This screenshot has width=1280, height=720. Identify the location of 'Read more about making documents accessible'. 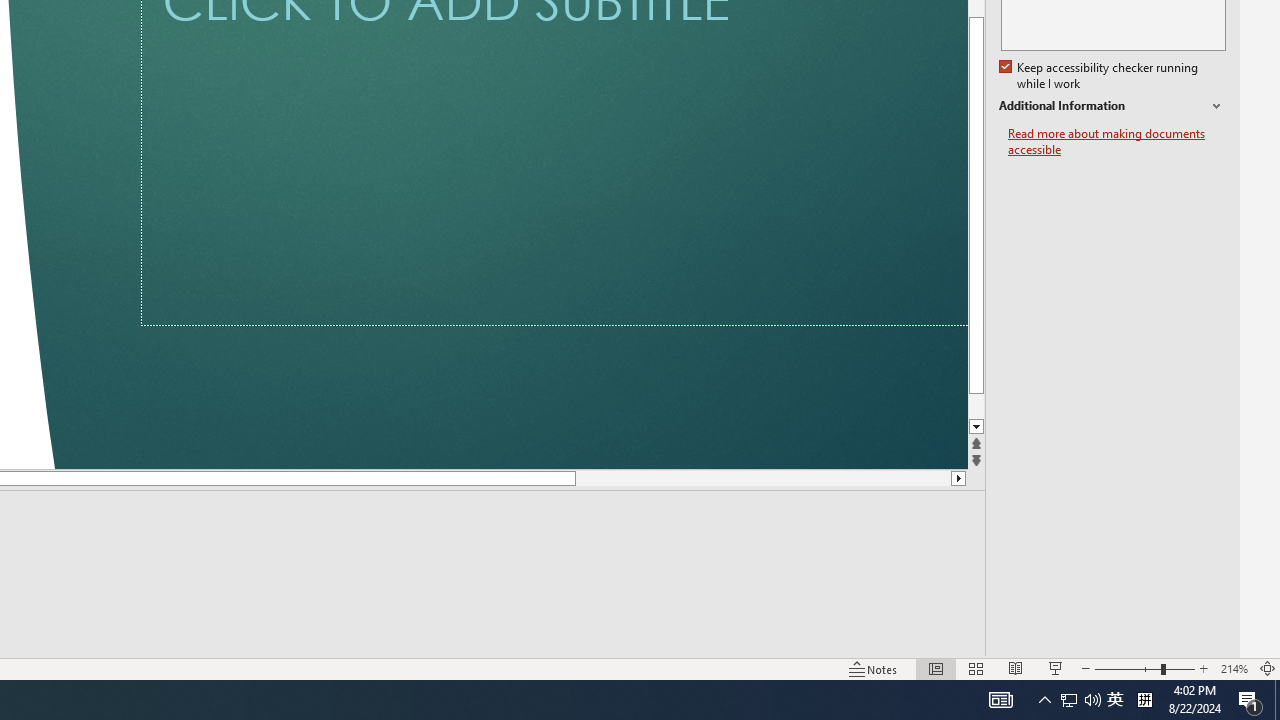
(1116, 141).